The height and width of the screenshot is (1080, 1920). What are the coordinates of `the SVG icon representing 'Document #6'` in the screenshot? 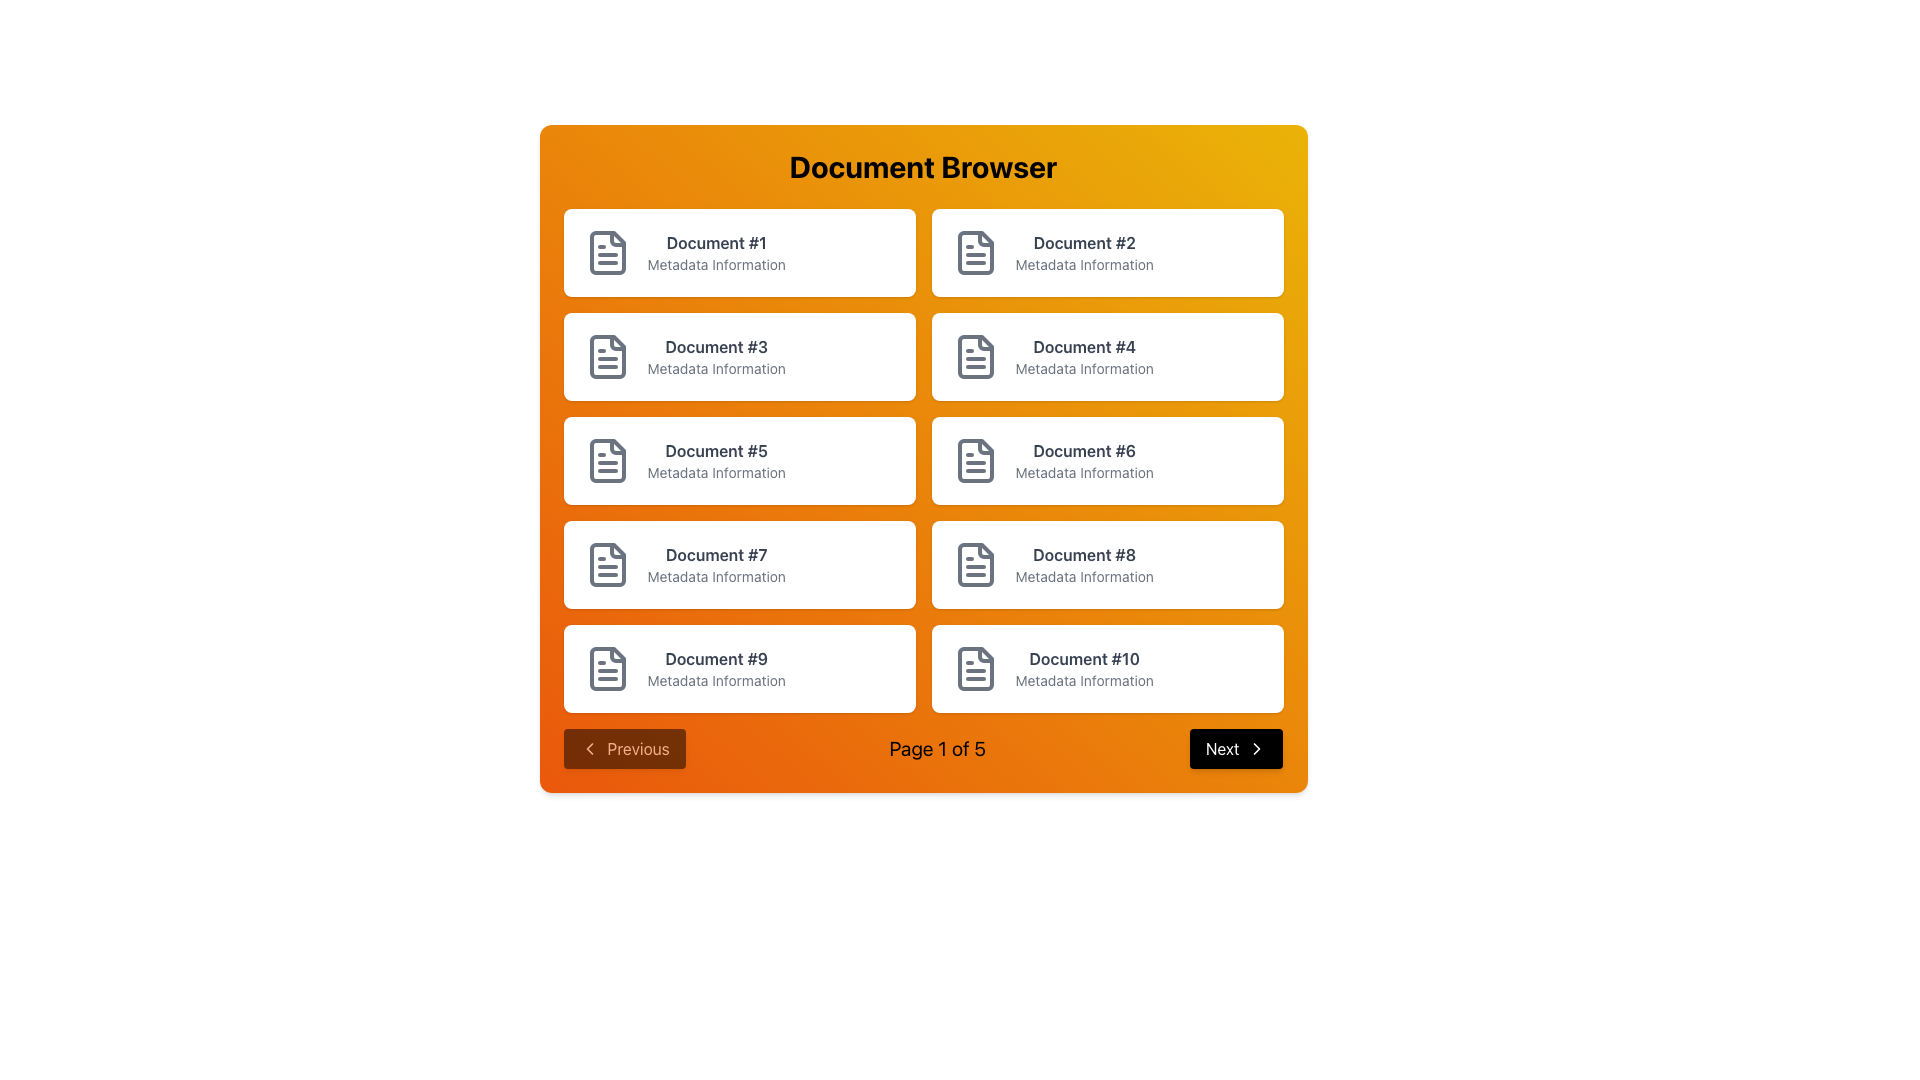 It's located at (975, 461).